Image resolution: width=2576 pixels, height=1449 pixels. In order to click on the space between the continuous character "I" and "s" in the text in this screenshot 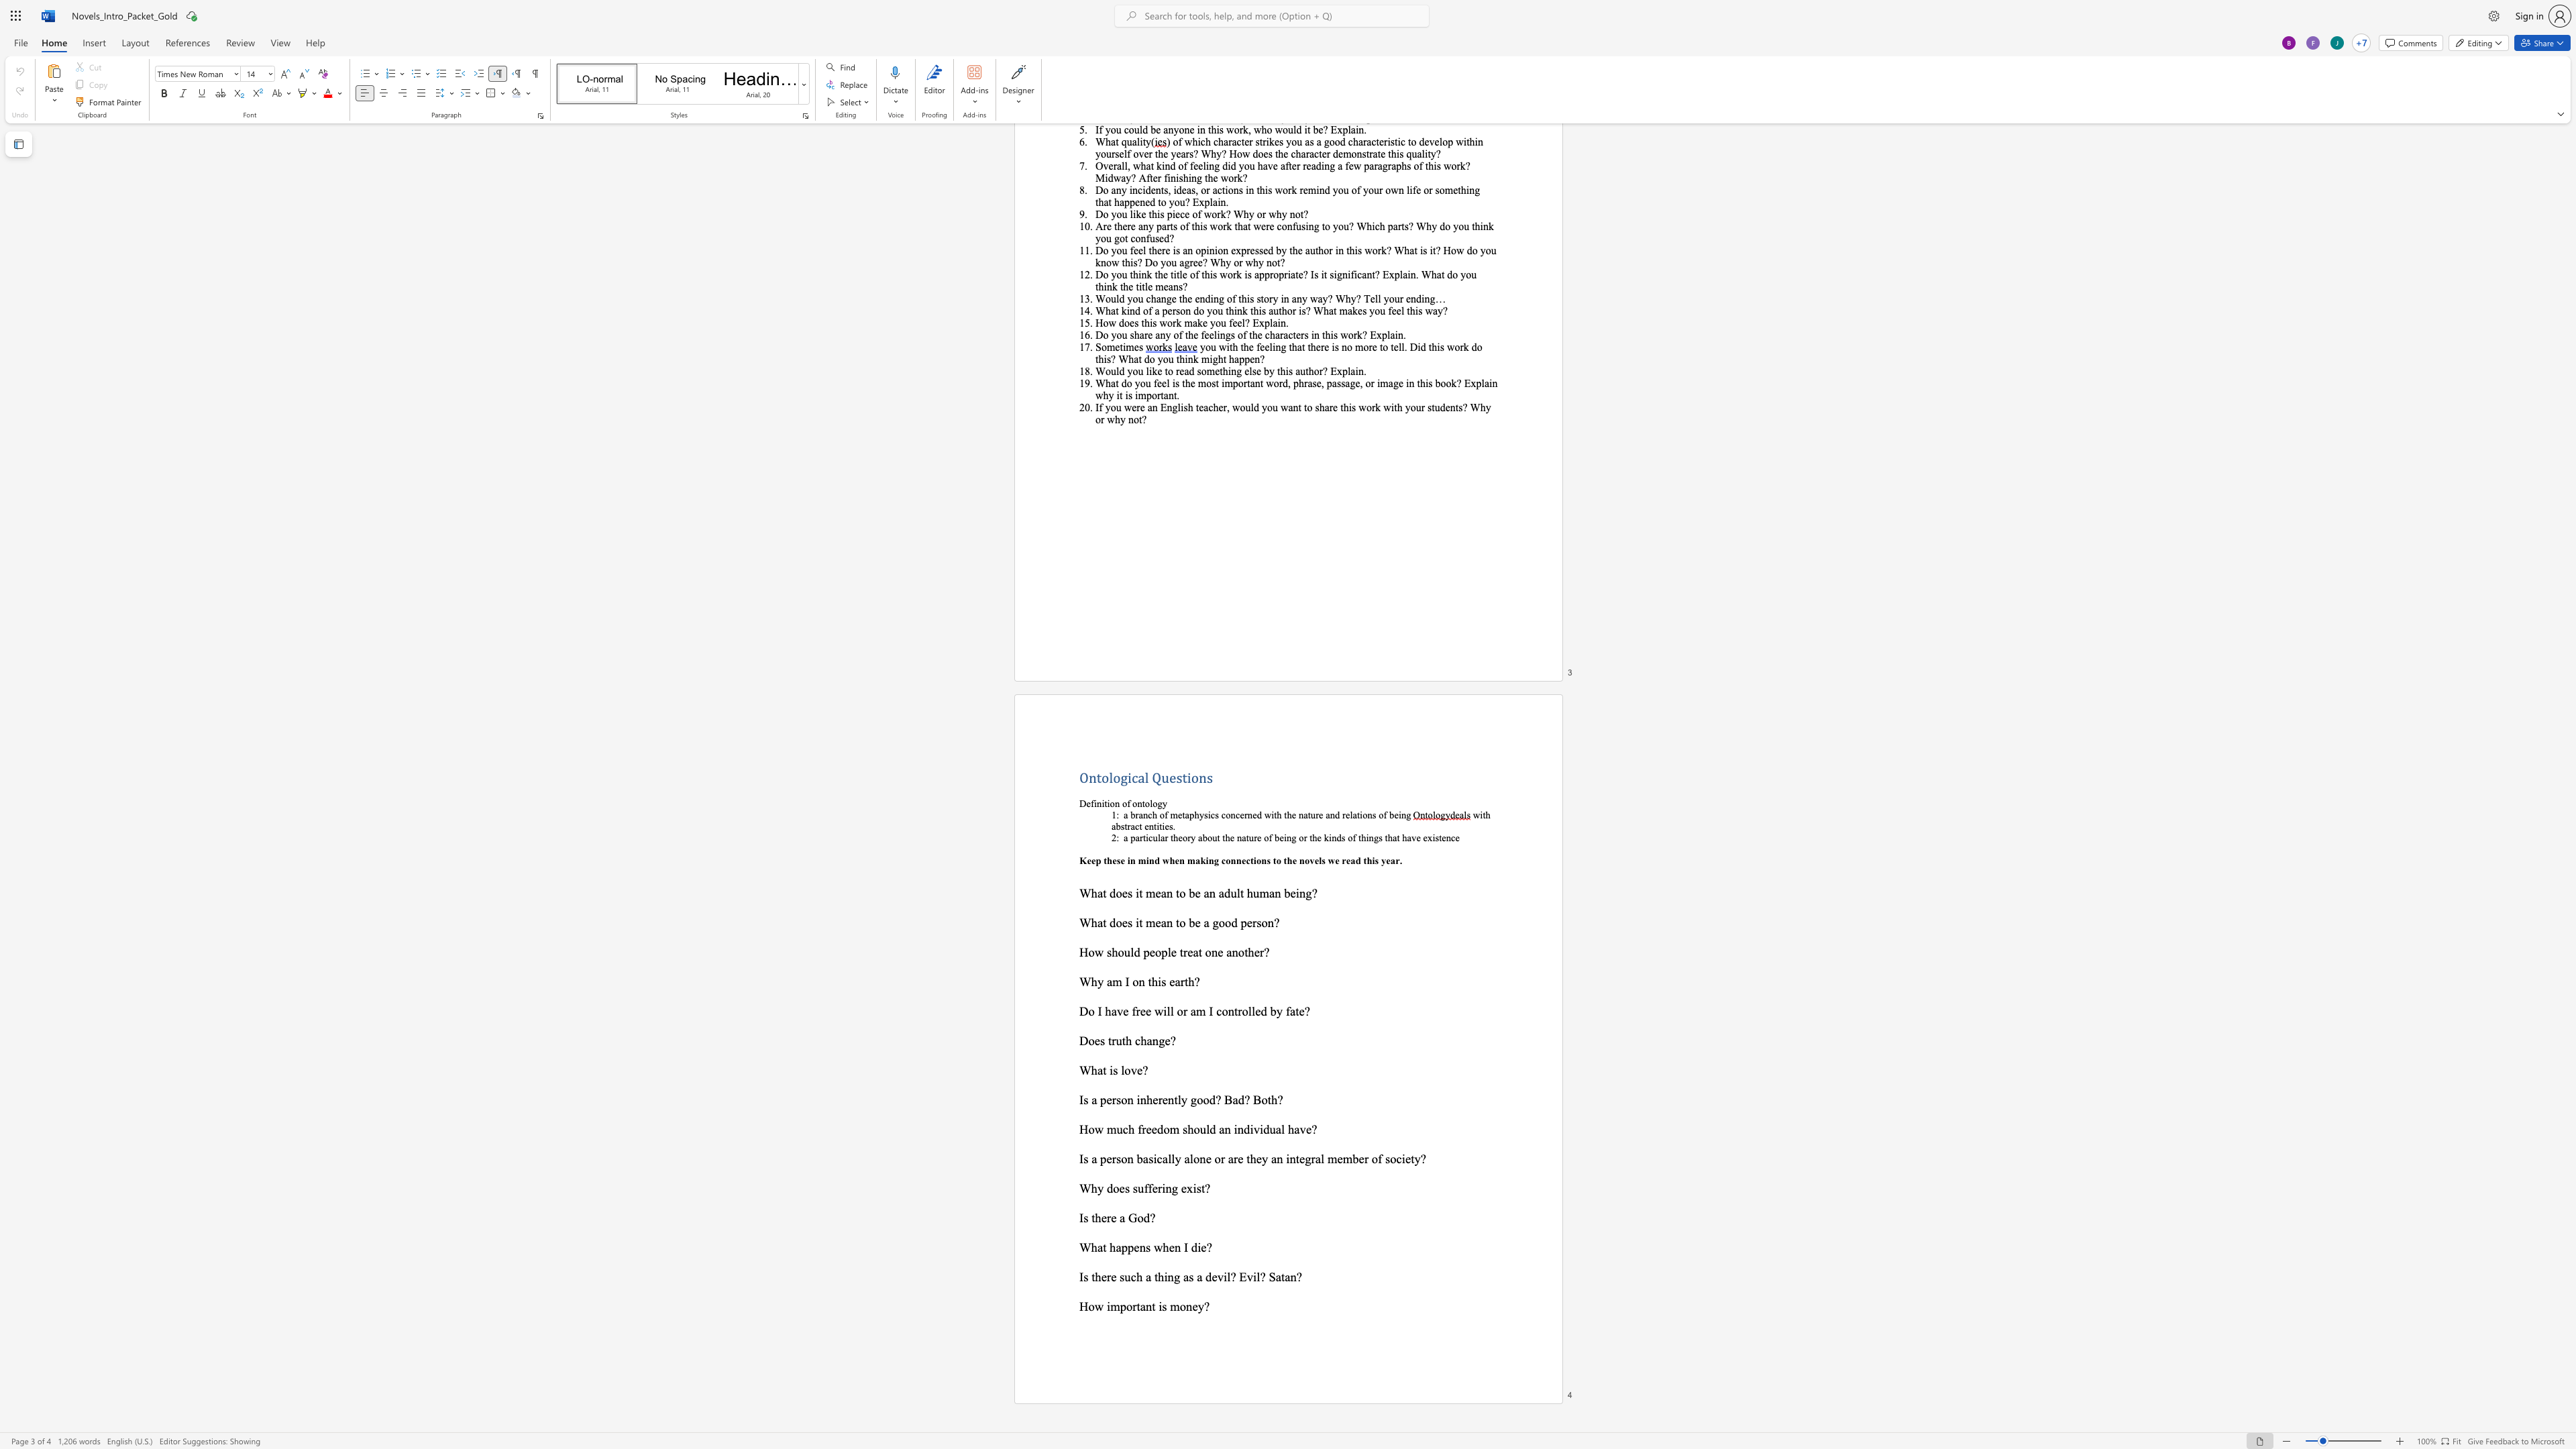, I will do `click(1083, 1158)`.